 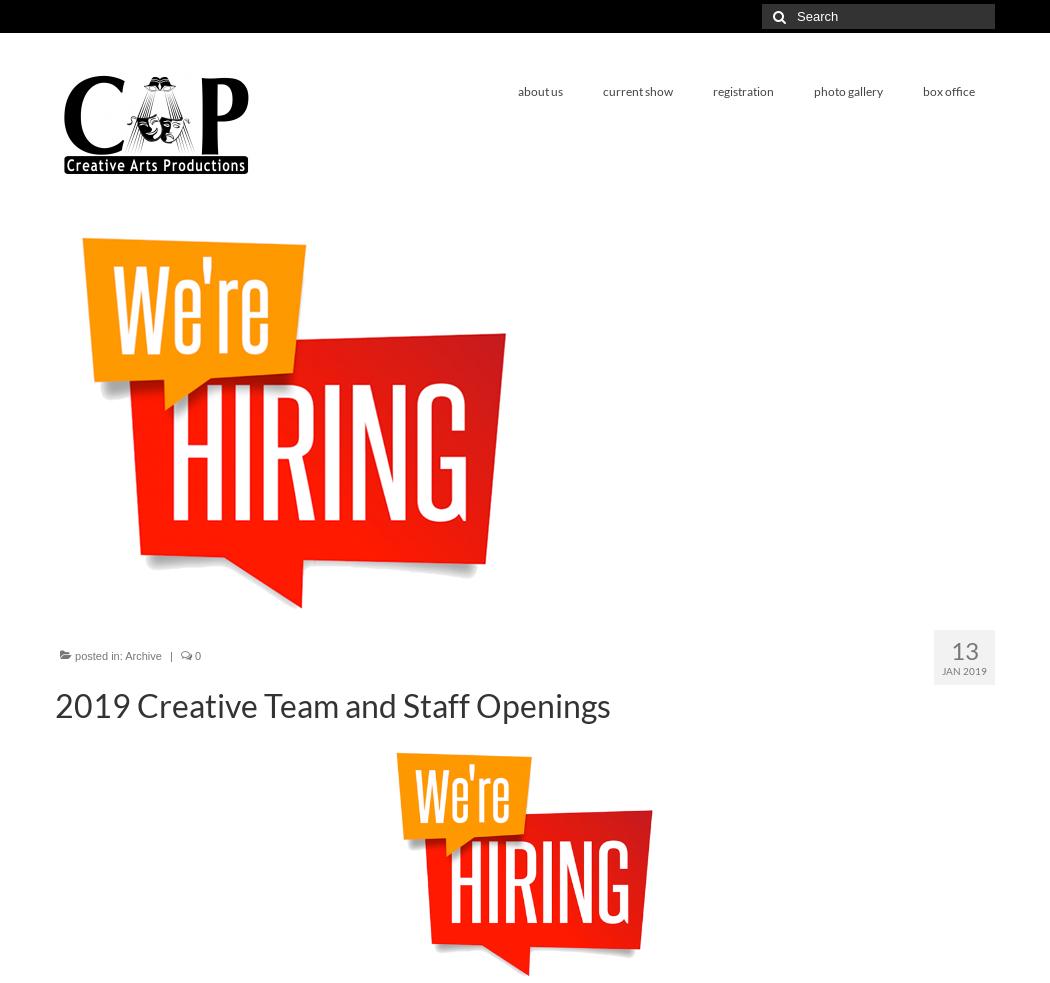 I want to click on 'posted in:', so click(x=98, y=655).